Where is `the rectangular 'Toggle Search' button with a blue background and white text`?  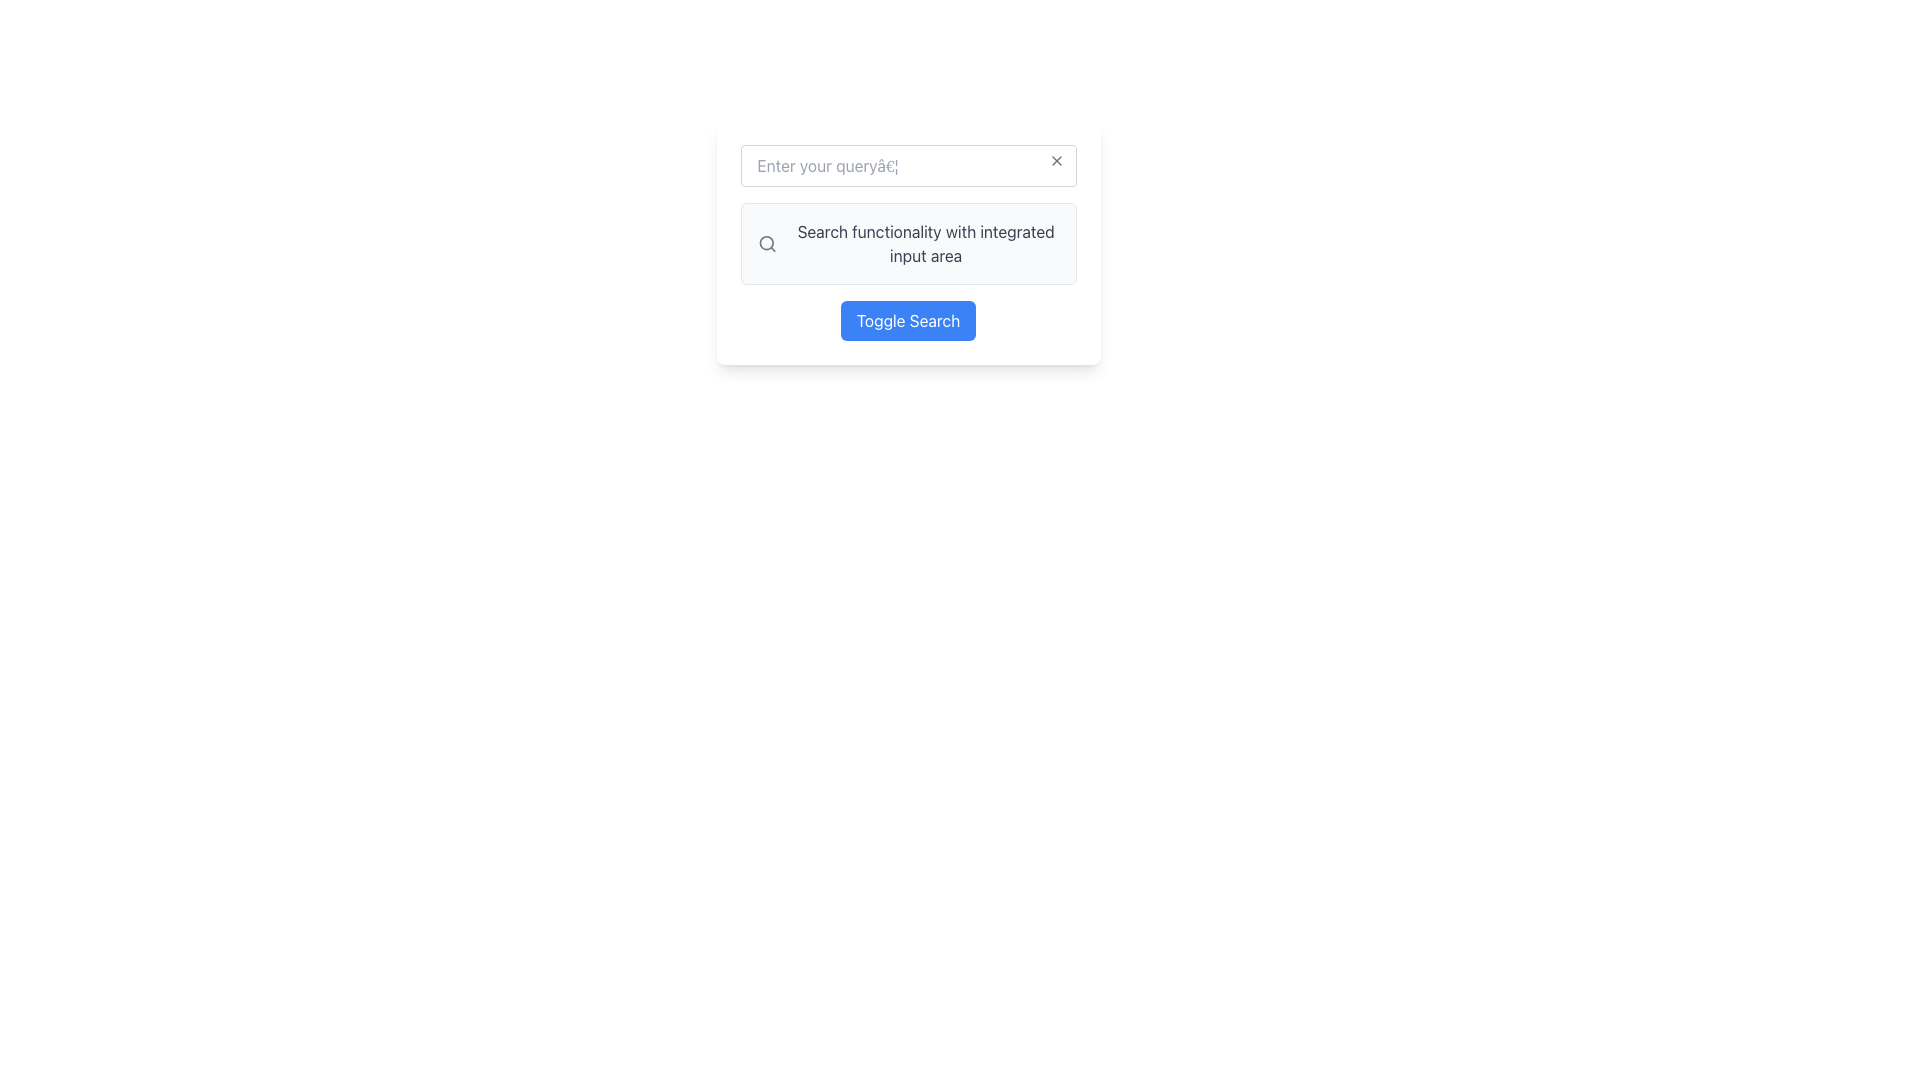 the rectangular 'Toggle Search' button with a blue background and white text is located at coordinates (907, 319).